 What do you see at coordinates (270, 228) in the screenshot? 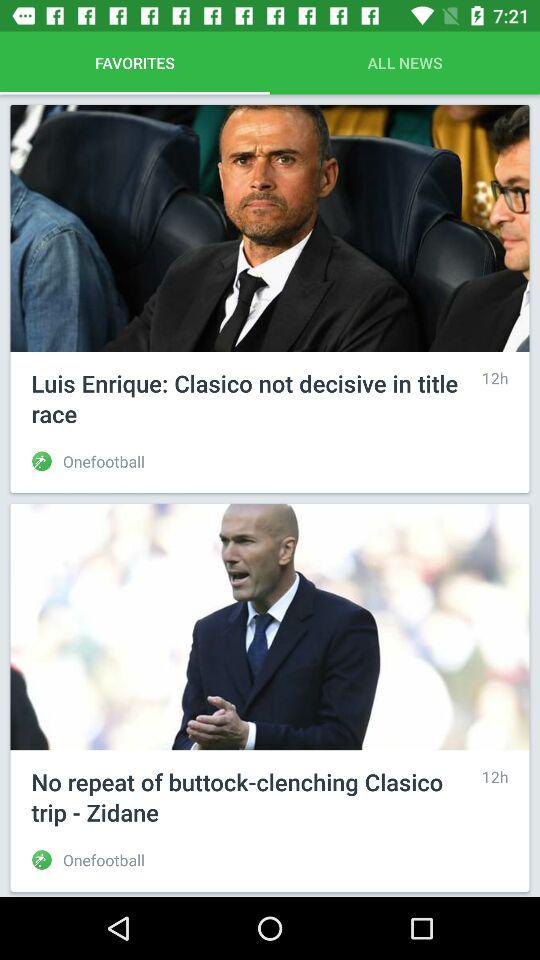
I see `first image` at bounding box center [270, 228].